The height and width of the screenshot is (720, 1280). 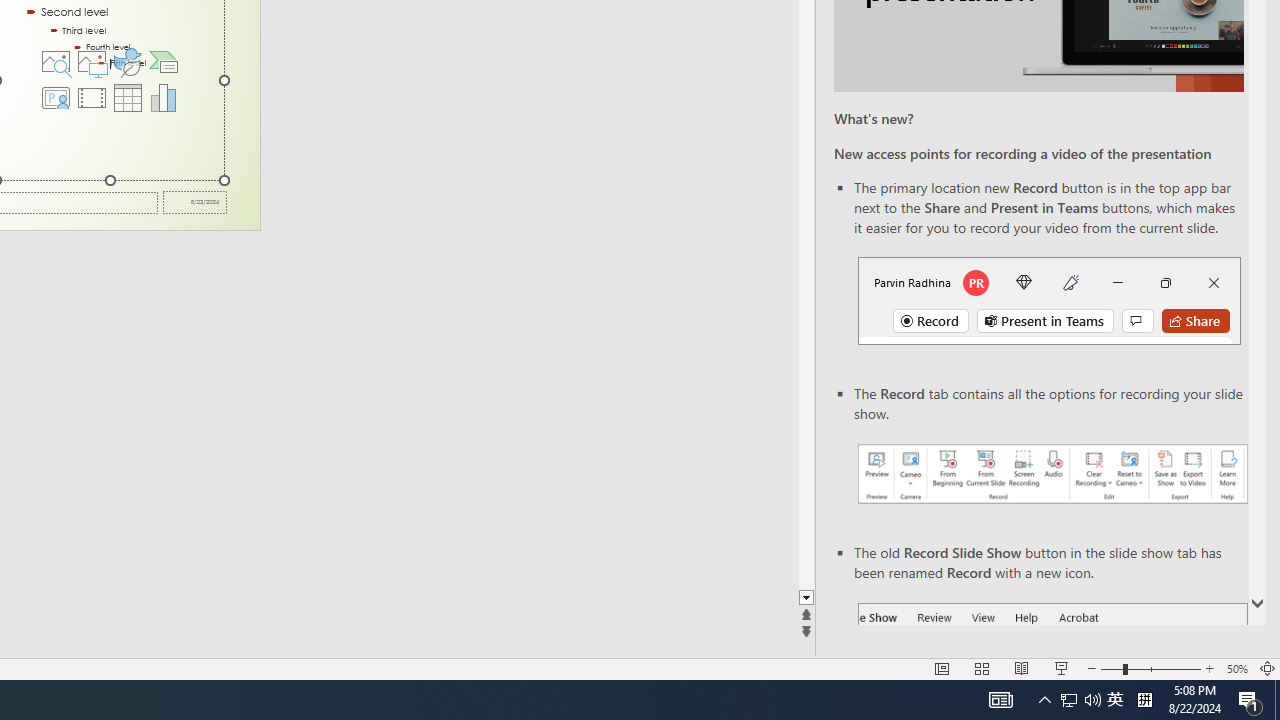 What do you see at coordinates (164, 60) in the screenshot?
I see `'Insert a SmartArt Graphic'` at bounding box center [164, 60].